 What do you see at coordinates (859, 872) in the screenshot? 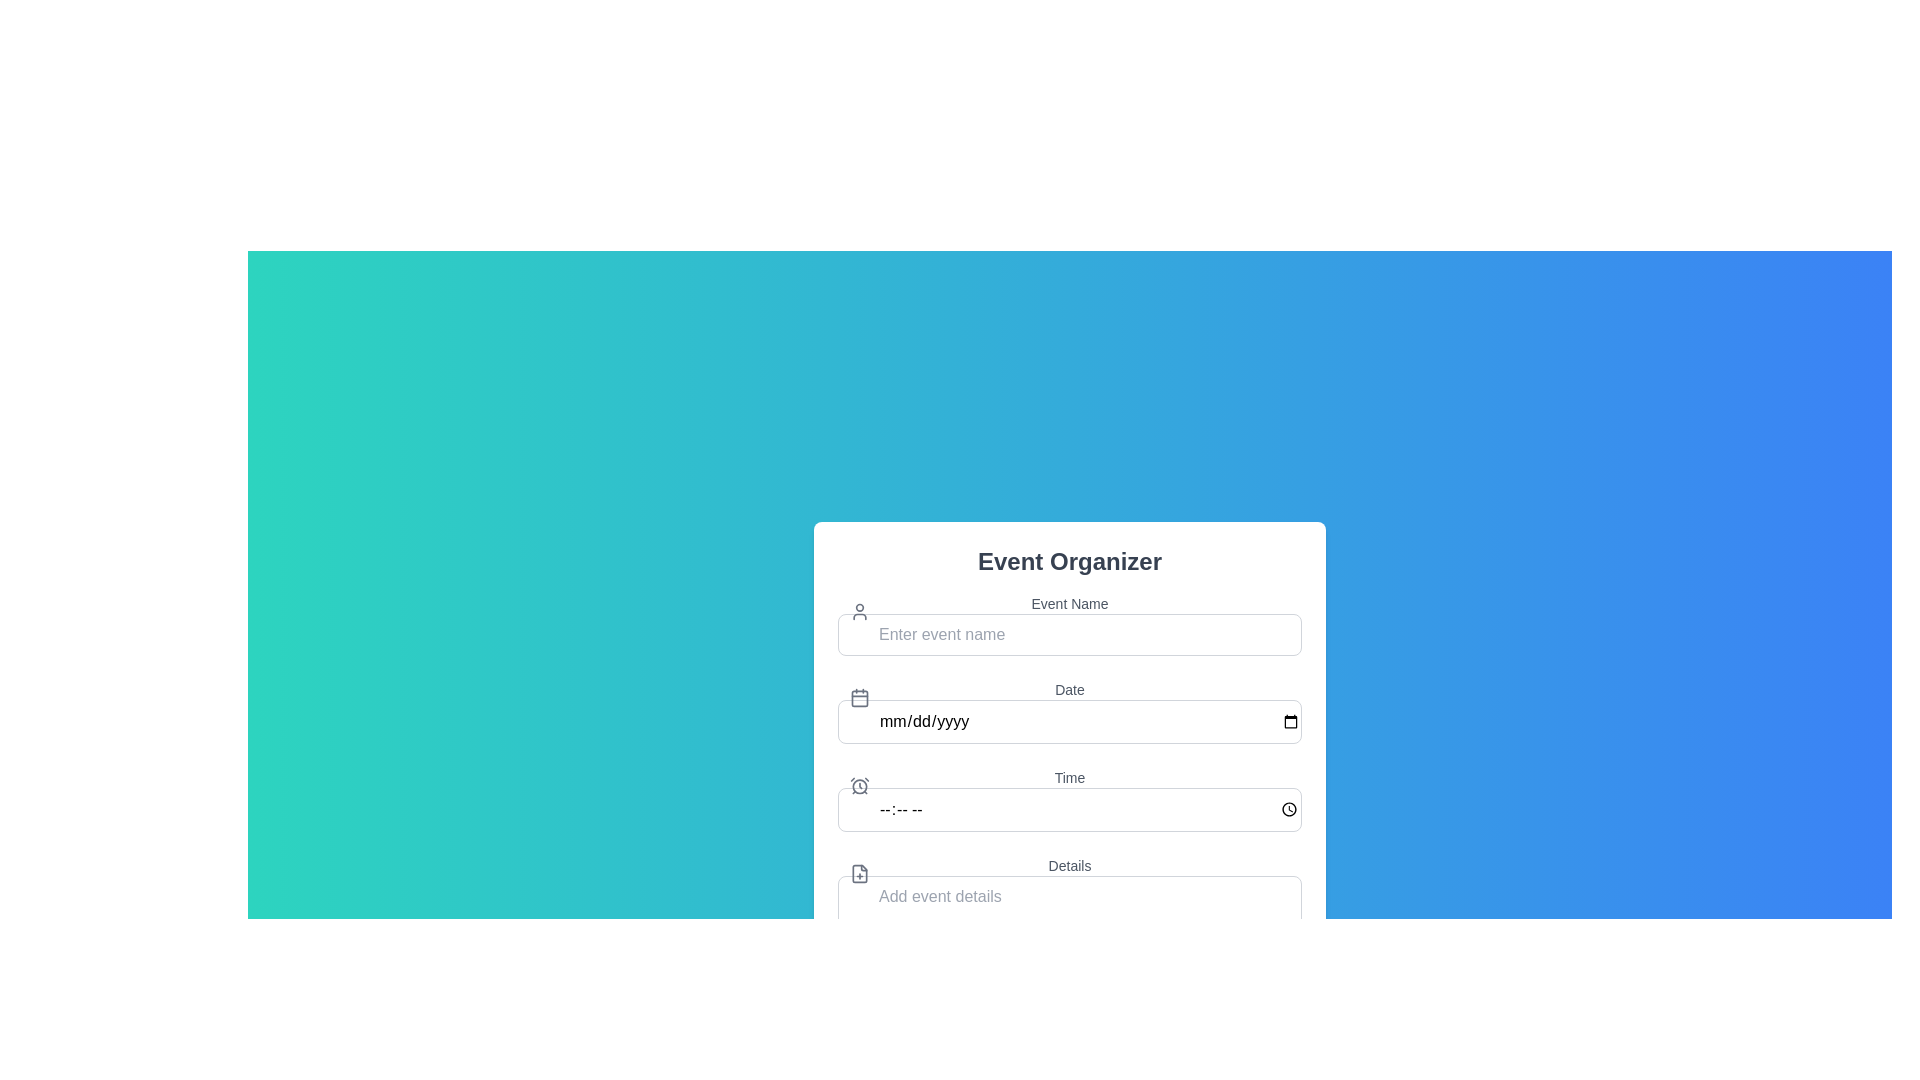
I see `the icon representing the action of adding something, located to the left of the multiline text input box labeled 'Details'` at bounding box center [859, 872].